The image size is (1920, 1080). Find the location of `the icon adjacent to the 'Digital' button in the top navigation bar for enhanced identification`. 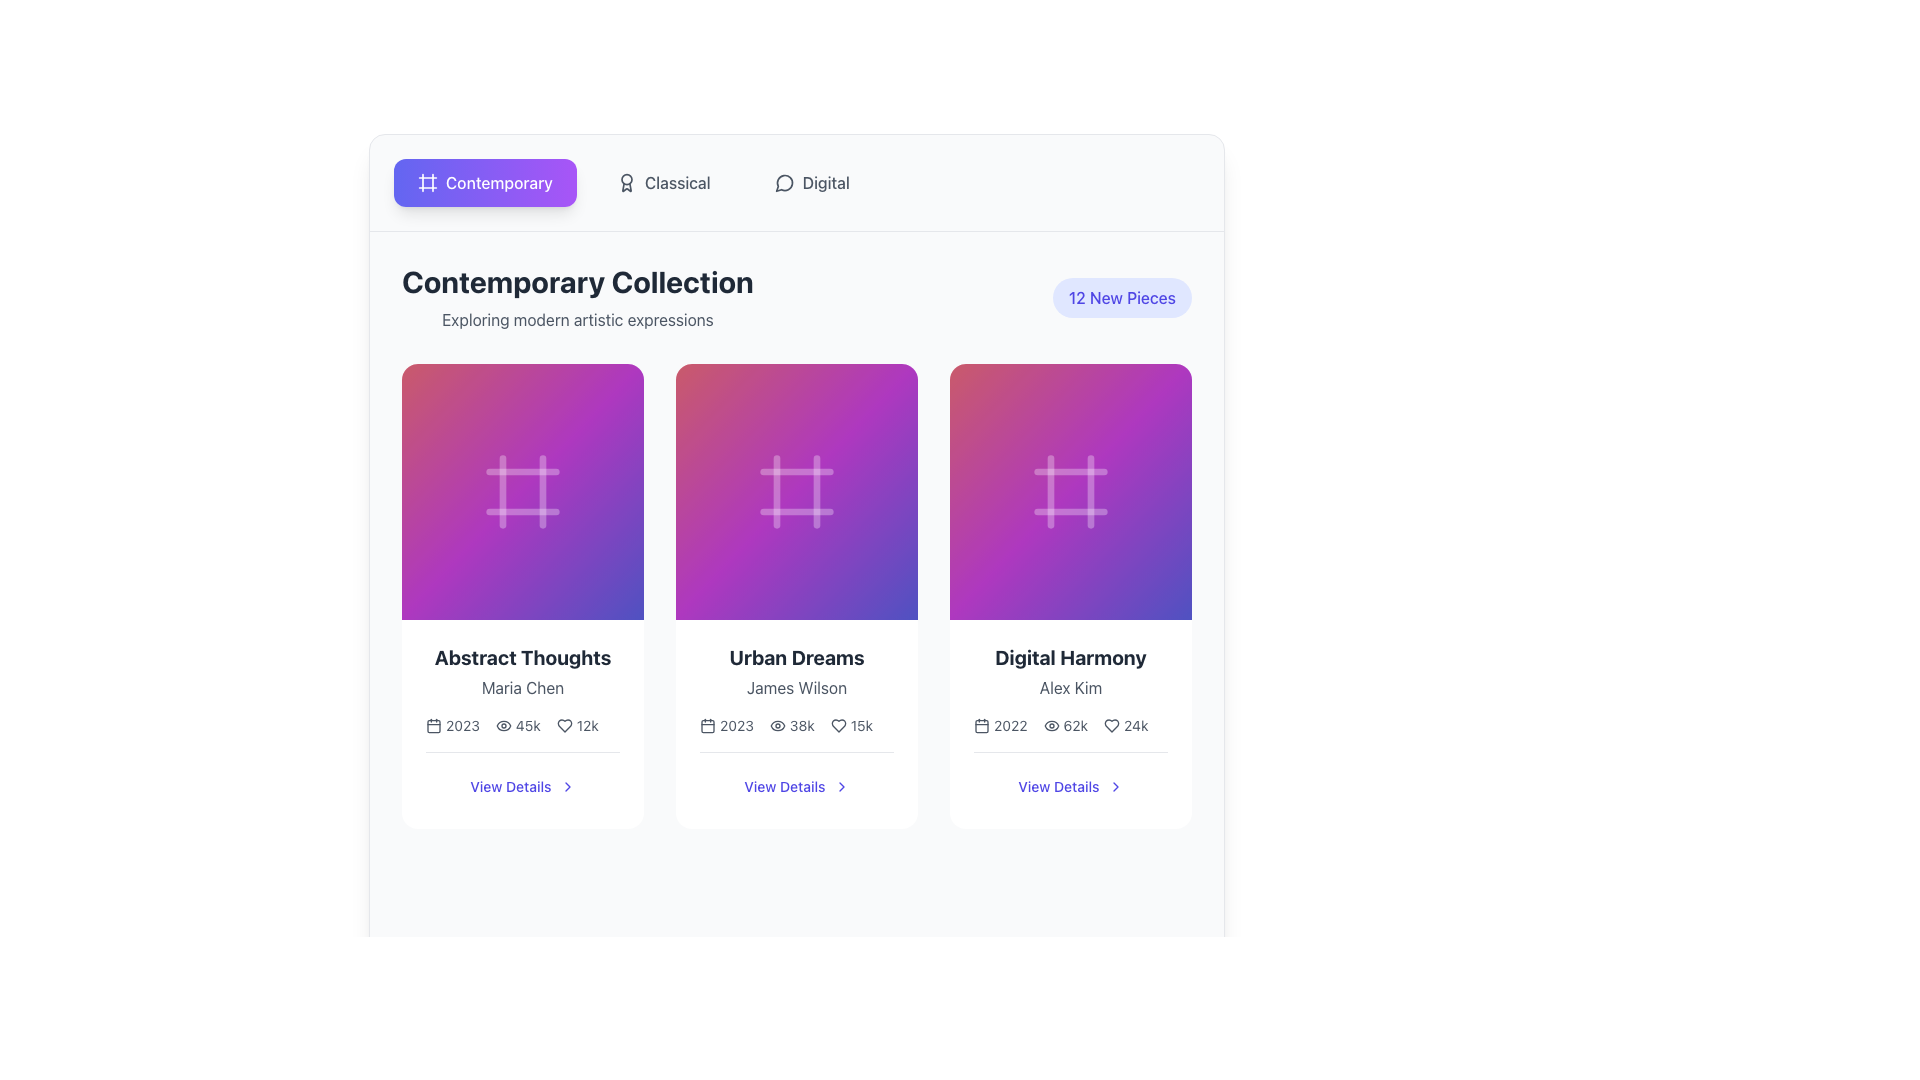

the icon adjacent to the 'Digital' button in the top navigation bar for enhanced identification is located at coordinates (783, 183).